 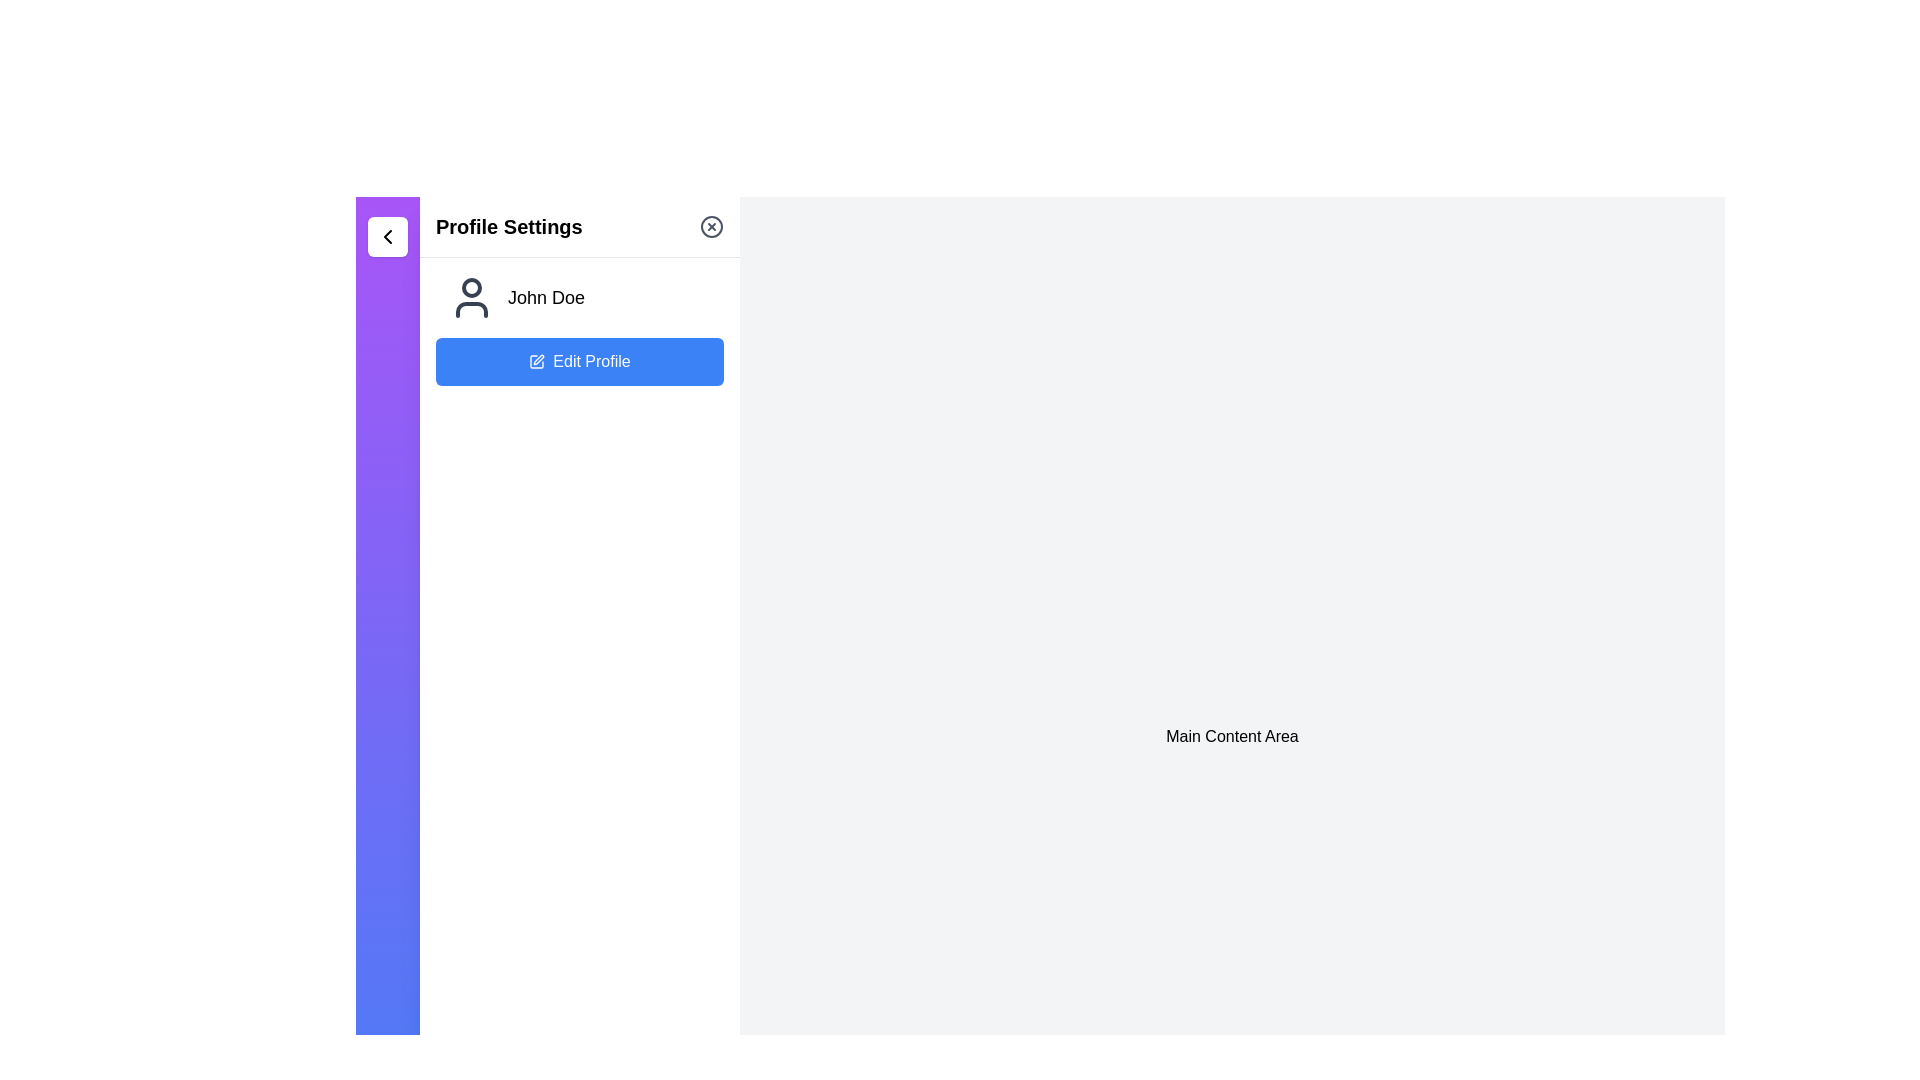 I want to click on the edit icon located to the left of the 'Edit Profile' button below the user name 'John Doe', so click(x=537, y=362).